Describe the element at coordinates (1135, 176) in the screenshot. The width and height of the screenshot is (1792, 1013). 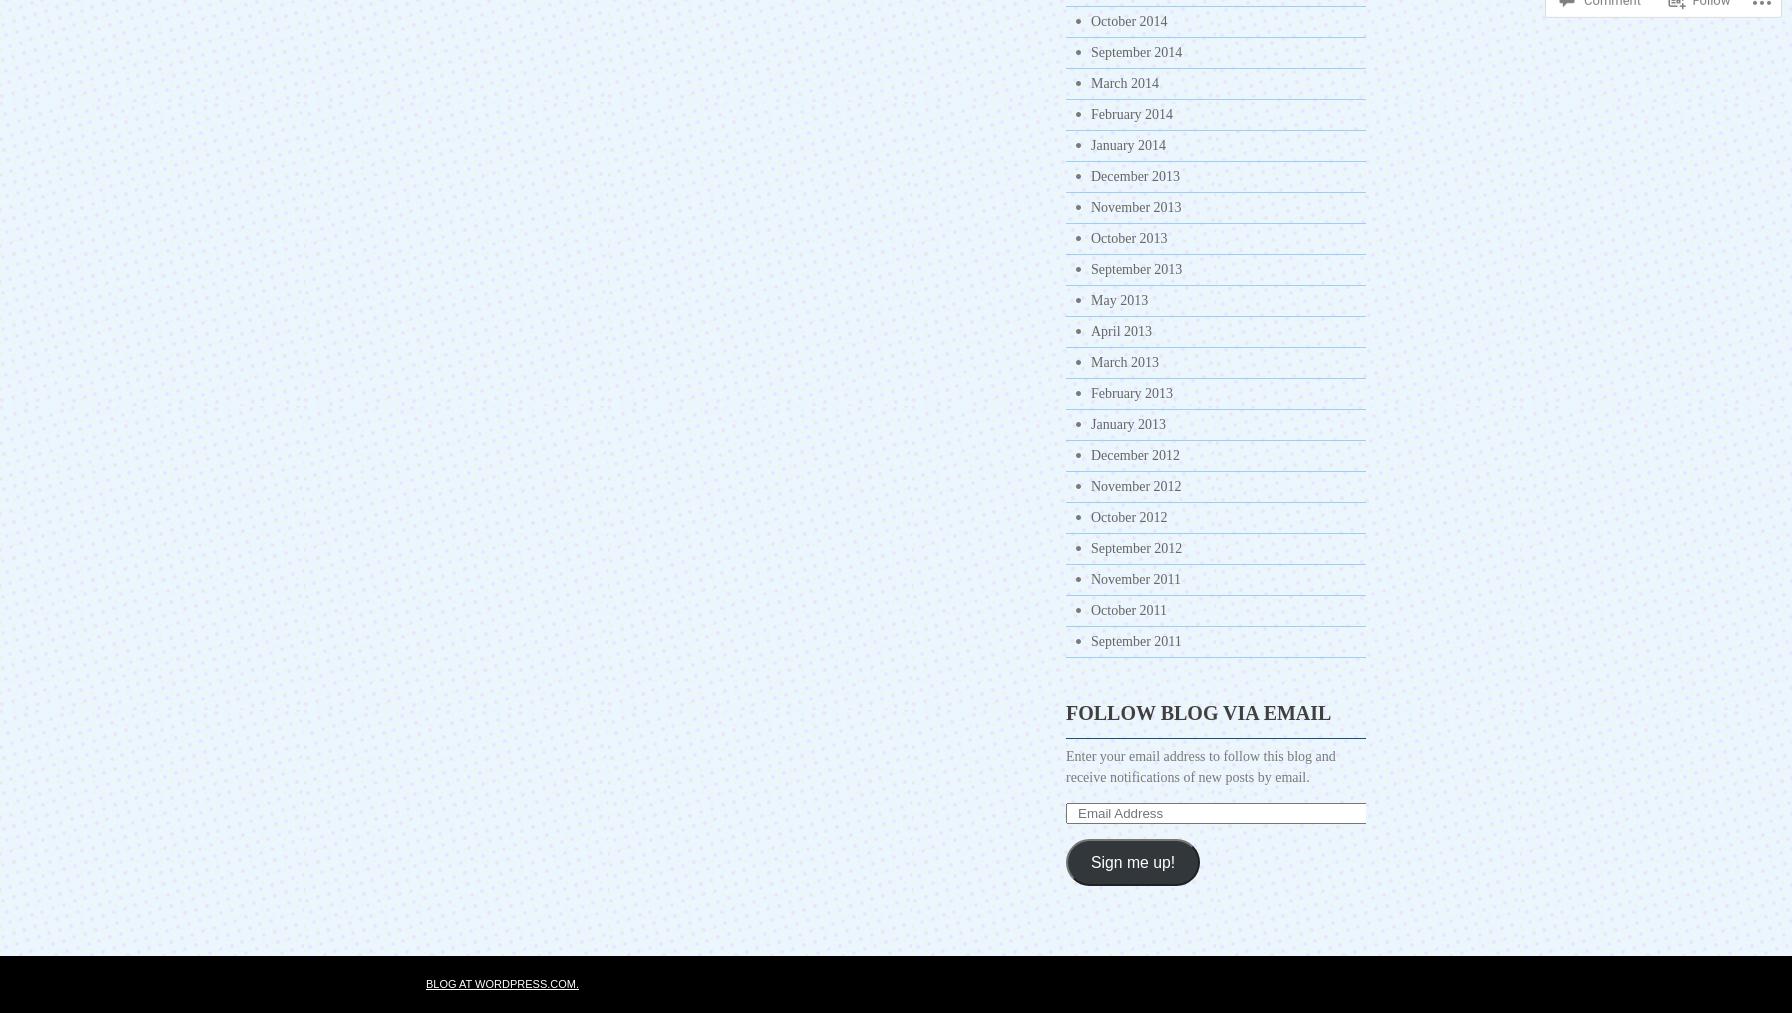
I see `'December 2013'` at that location.